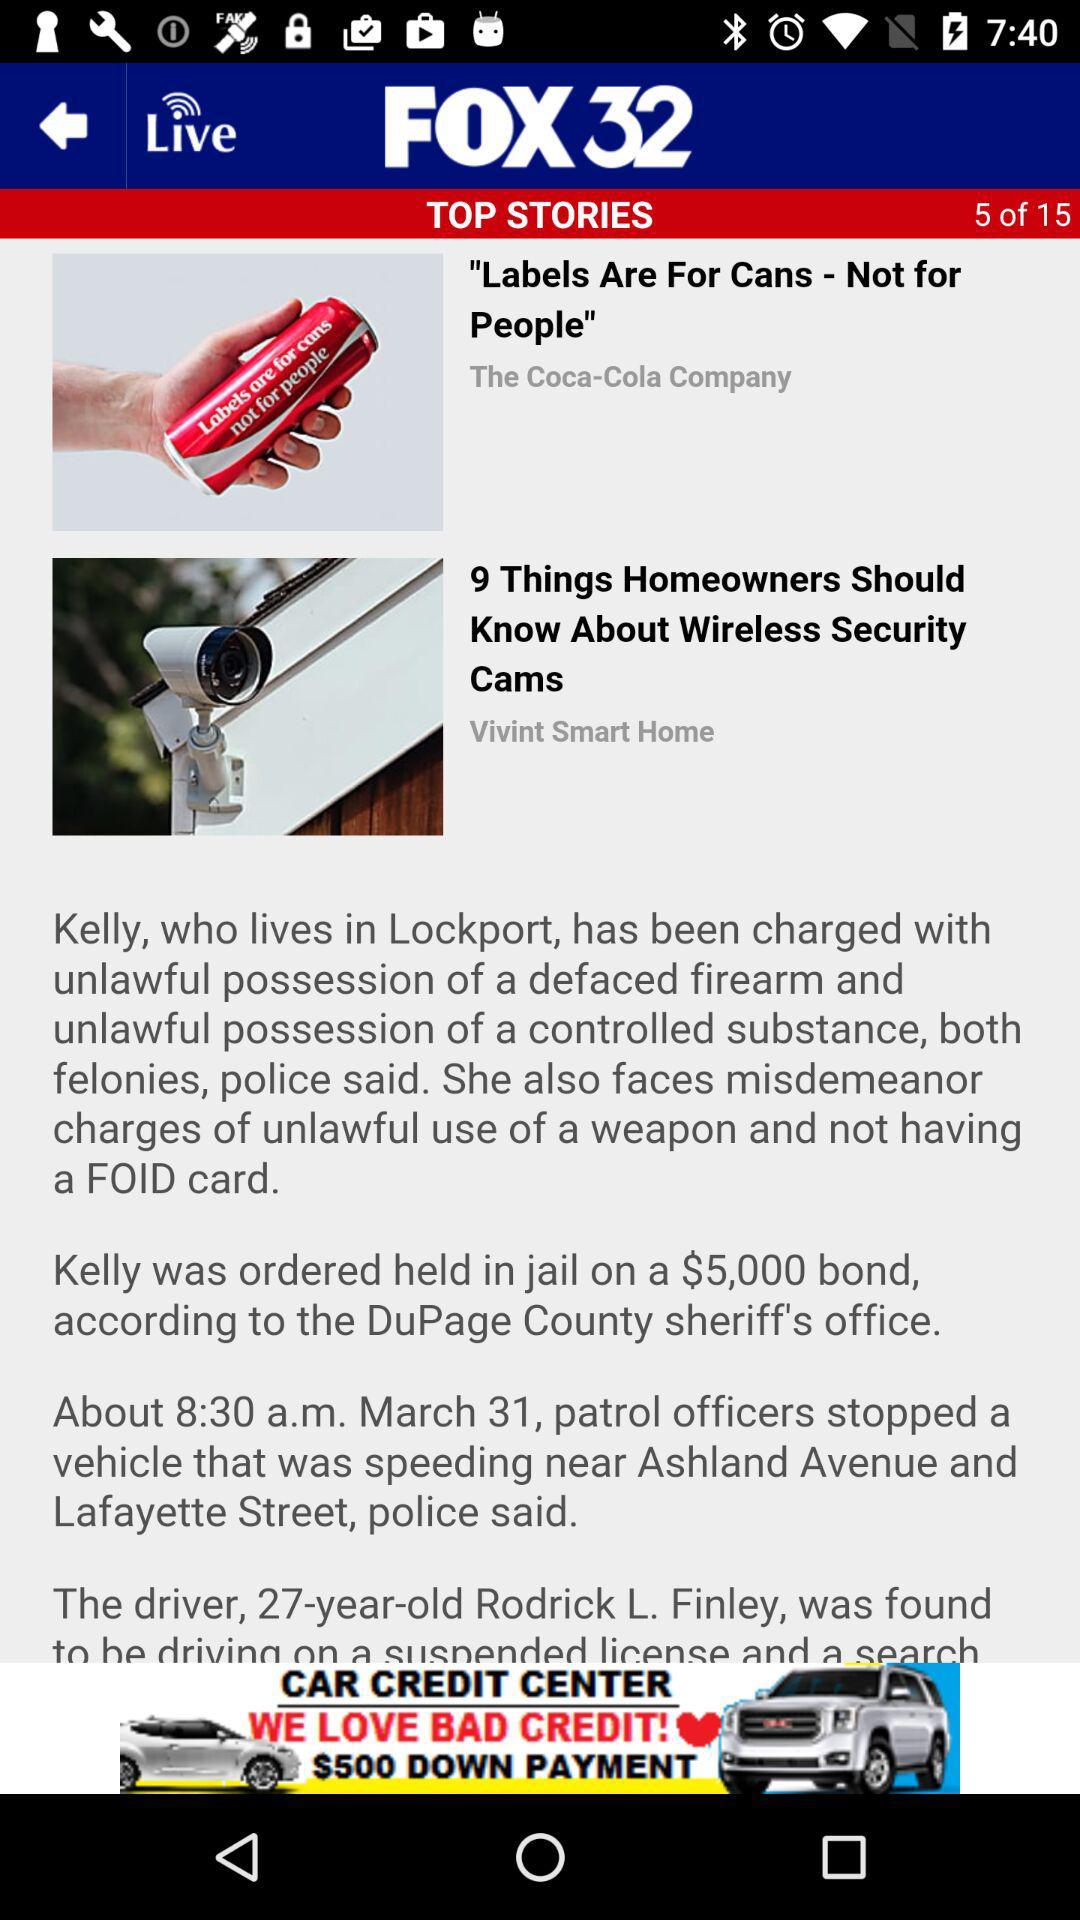 The width and height of the screenshot is (1080, 1920). I want to click on advertisement, so click(540, 1727).